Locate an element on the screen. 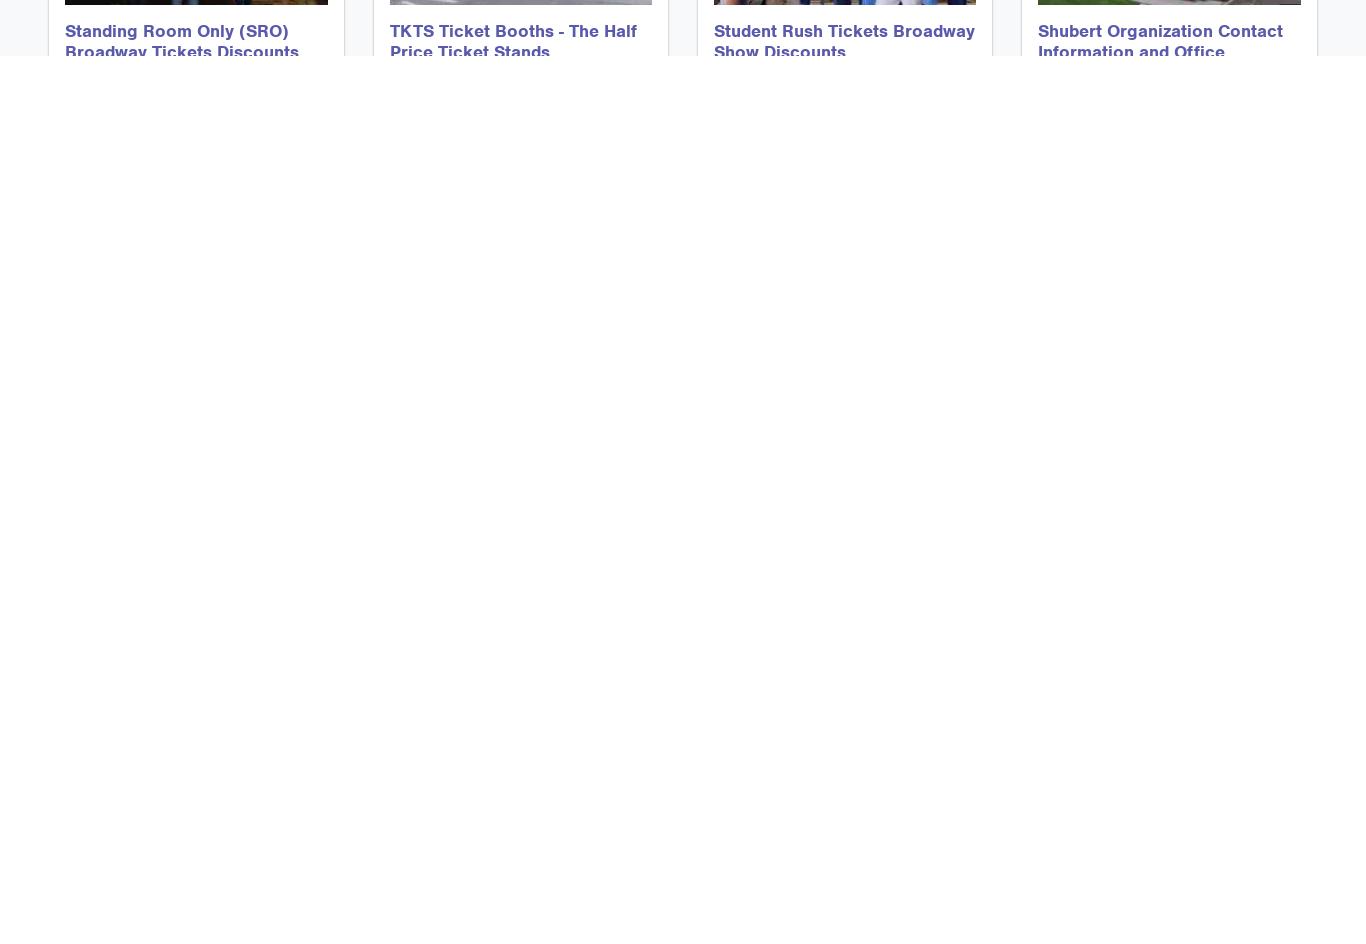 The height and width of the screenshot is (944, 1366). 'Standing Room Only and SRO Discount Tickets to Broadway Shows in New York City' is located at coordinates (194, 110).